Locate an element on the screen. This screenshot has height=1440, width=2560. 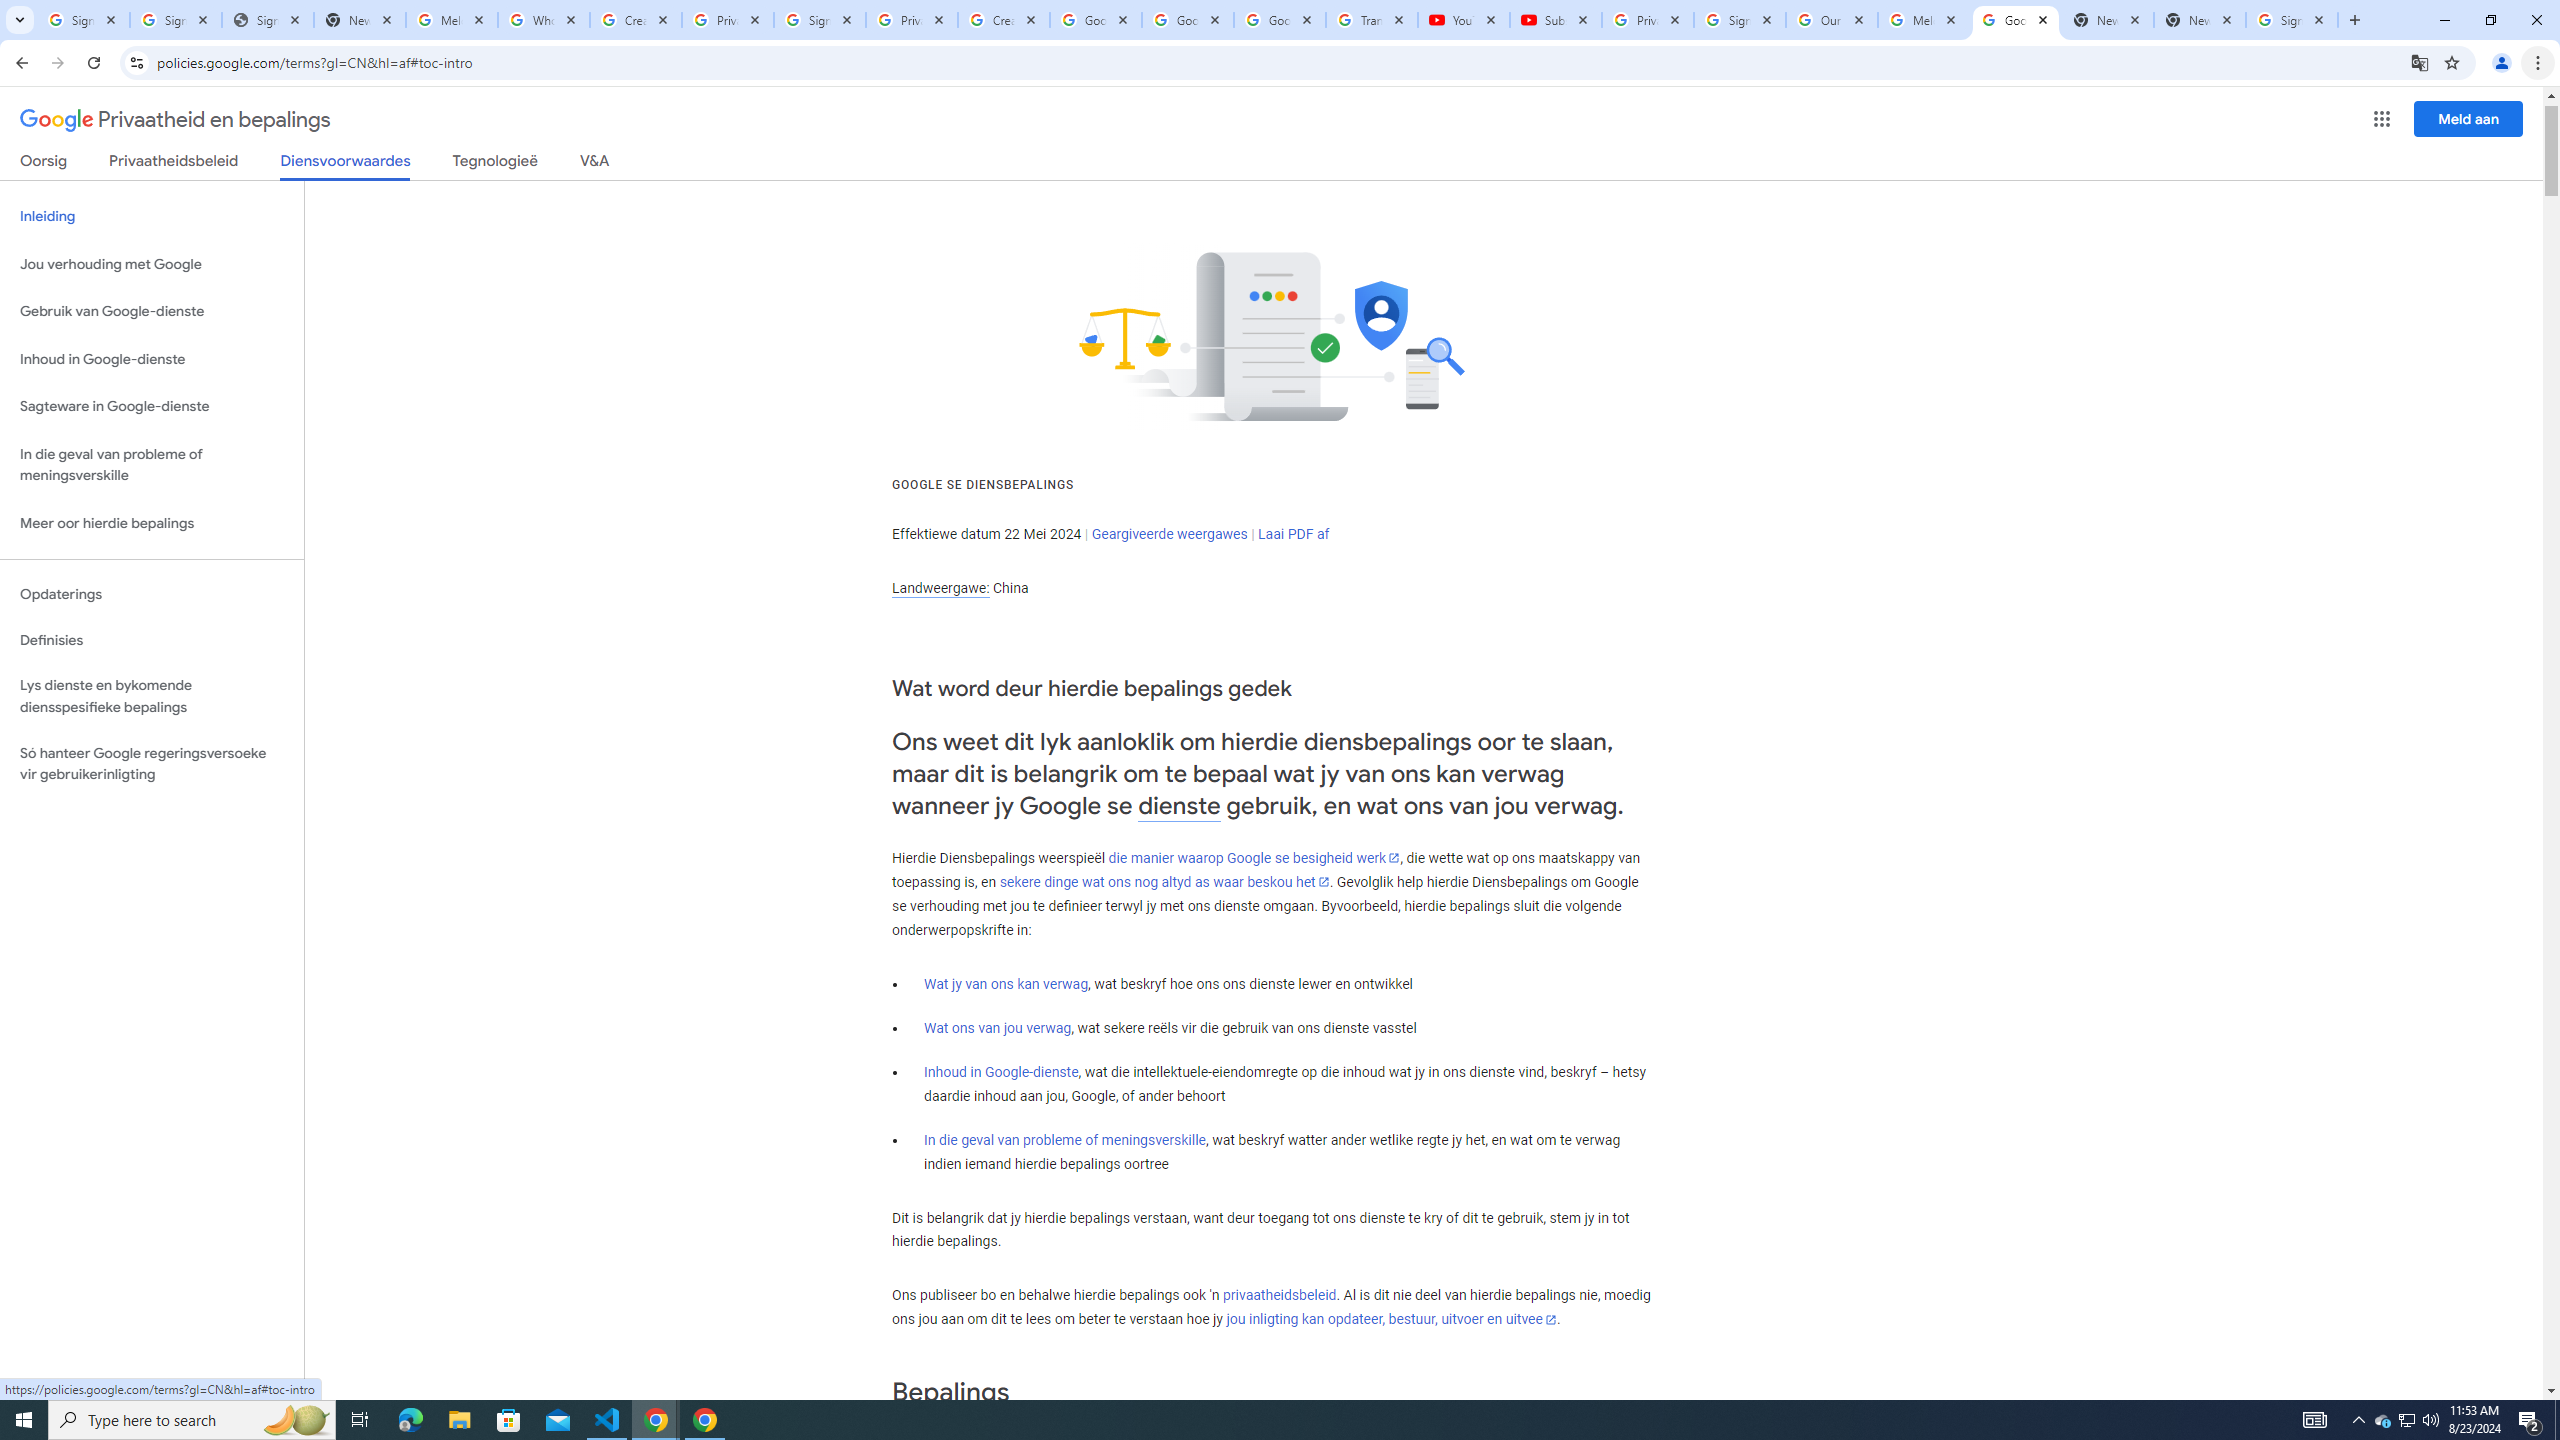
'Landweergawe:' is located at coordinates (939, 587).